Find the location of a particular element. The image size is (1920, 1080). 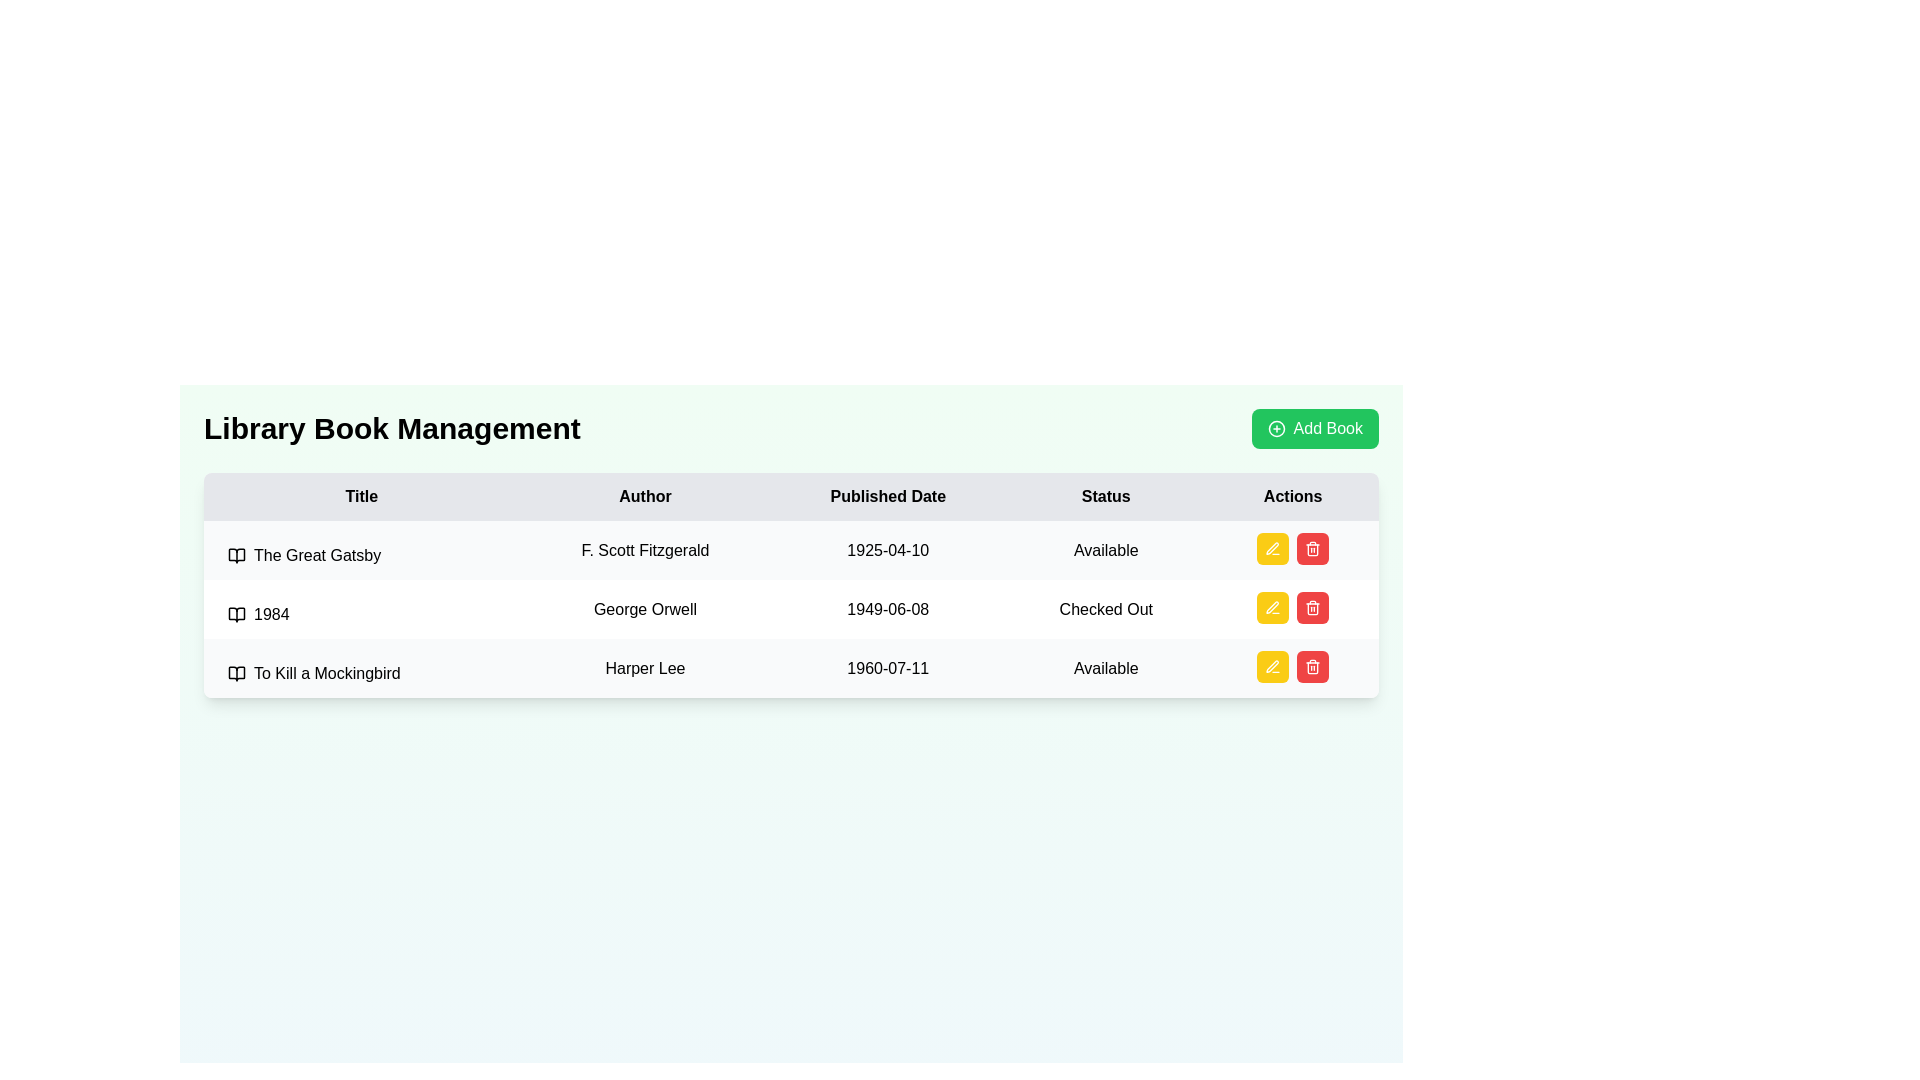

the text display indicating the author of the book '1984' in the library book management table is located at coordinates (645, 608).